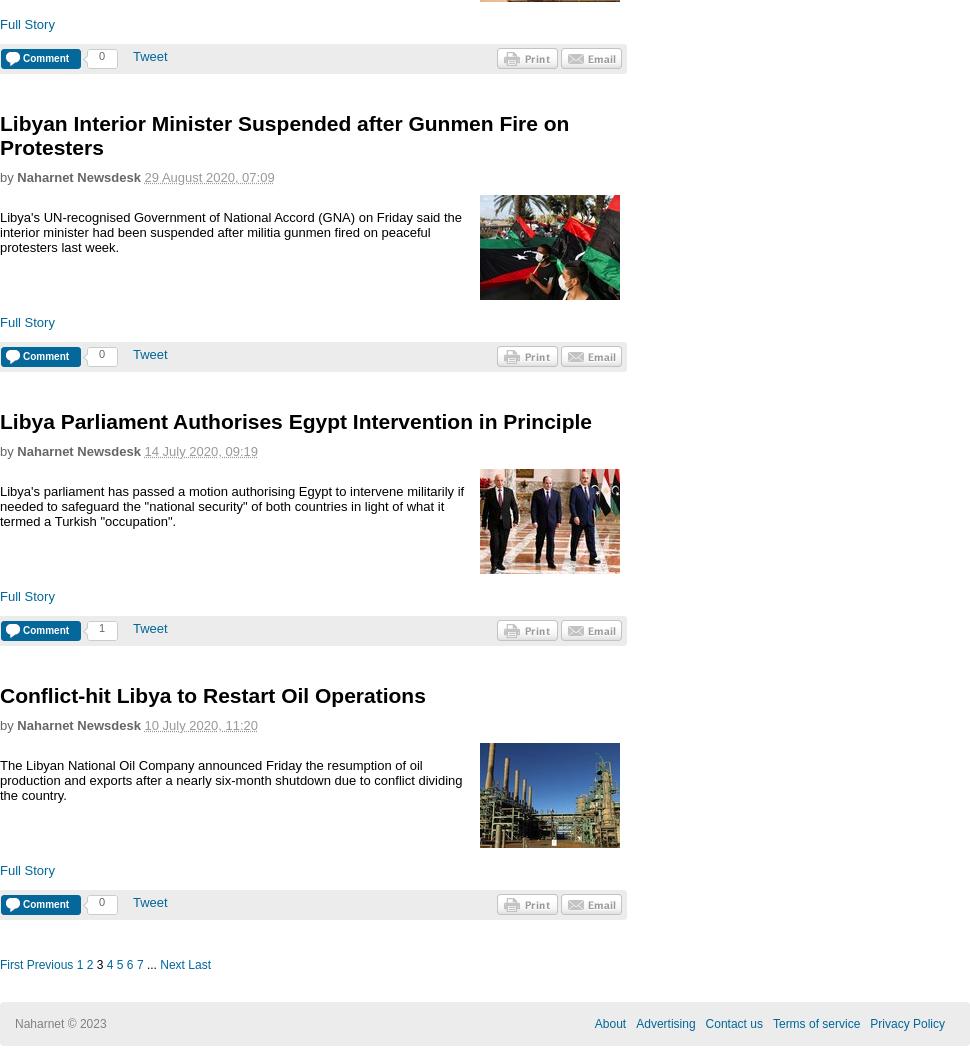 The height and width of the screenshot is (1056, 970). Describe the element at coordinates (199, 964) in the screenshot. I see `'Last'` at that location.